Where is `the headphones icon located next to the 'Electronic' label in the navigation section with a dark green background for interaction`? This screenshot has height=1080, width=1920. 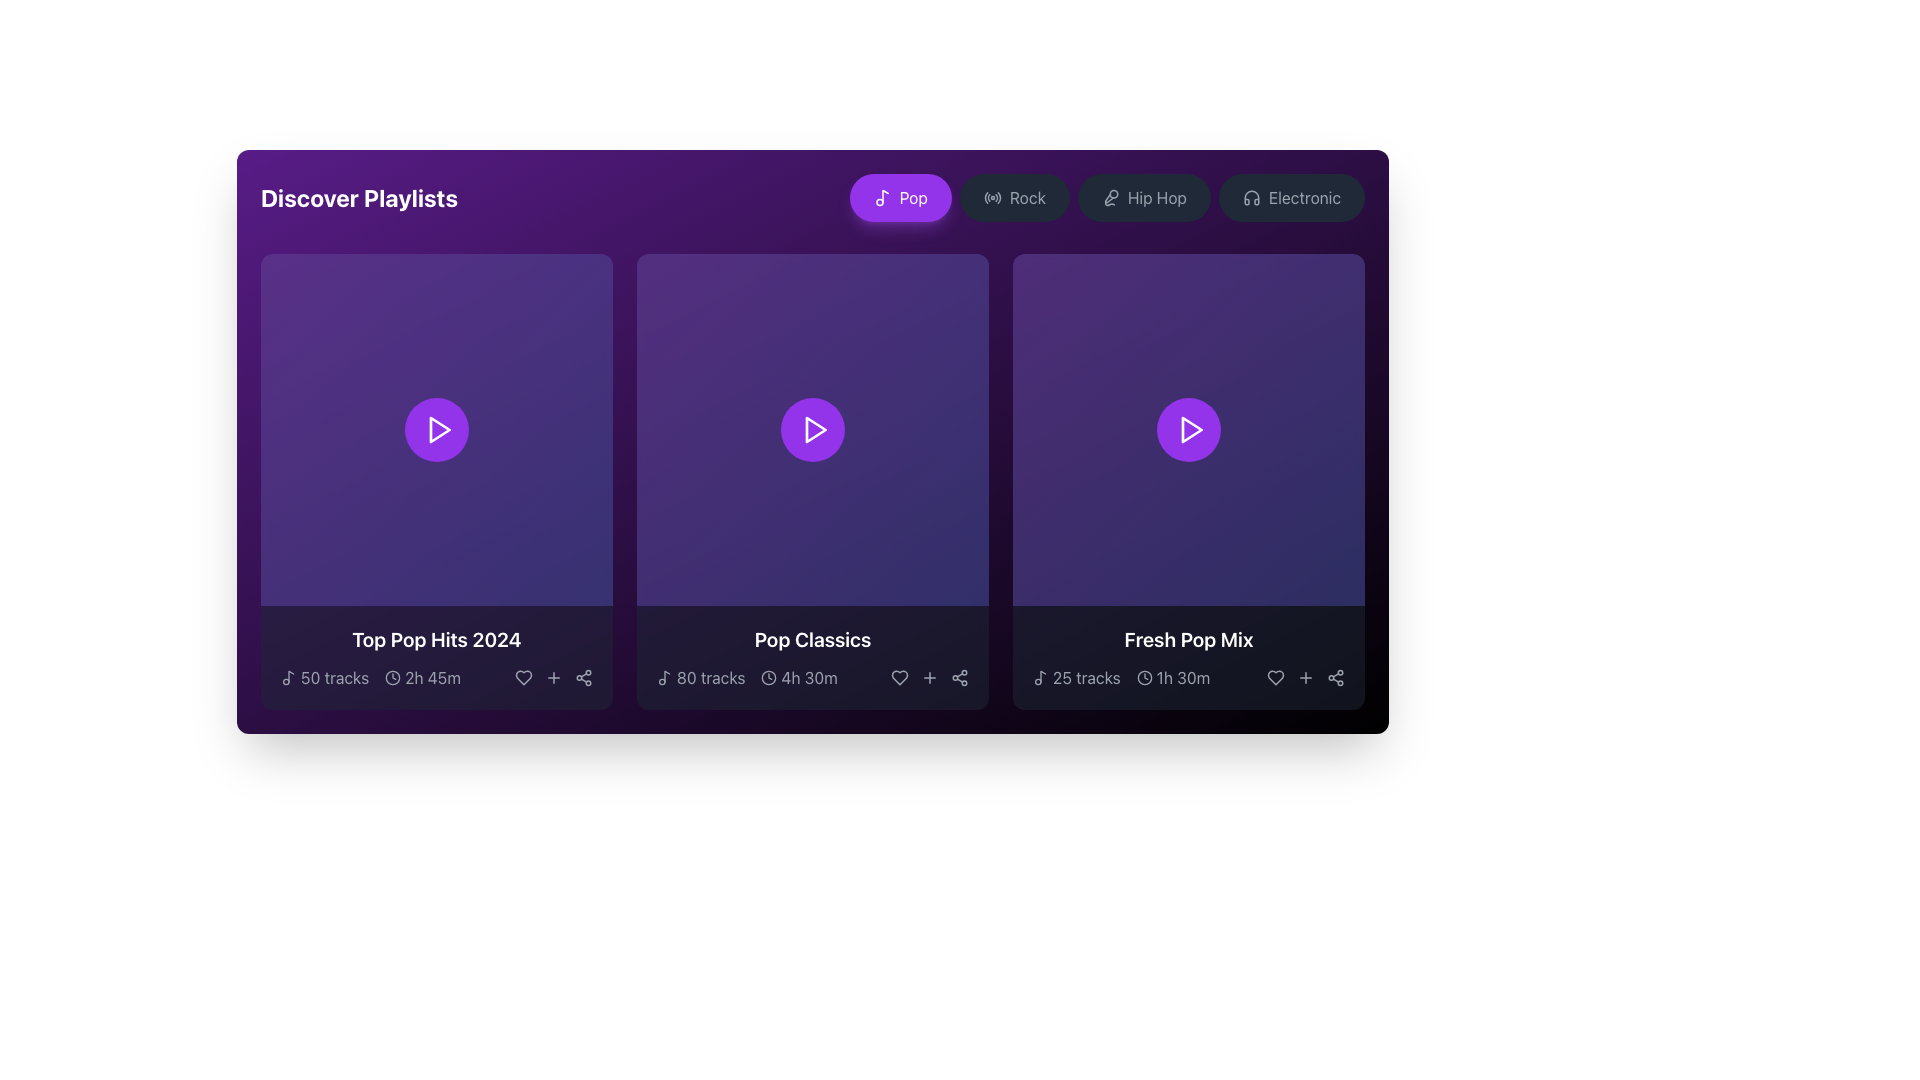
the headphones icon located next to the 'Electronic' label in the navigation section with a dark green background for interaction is located at coordinates (1250, 197).